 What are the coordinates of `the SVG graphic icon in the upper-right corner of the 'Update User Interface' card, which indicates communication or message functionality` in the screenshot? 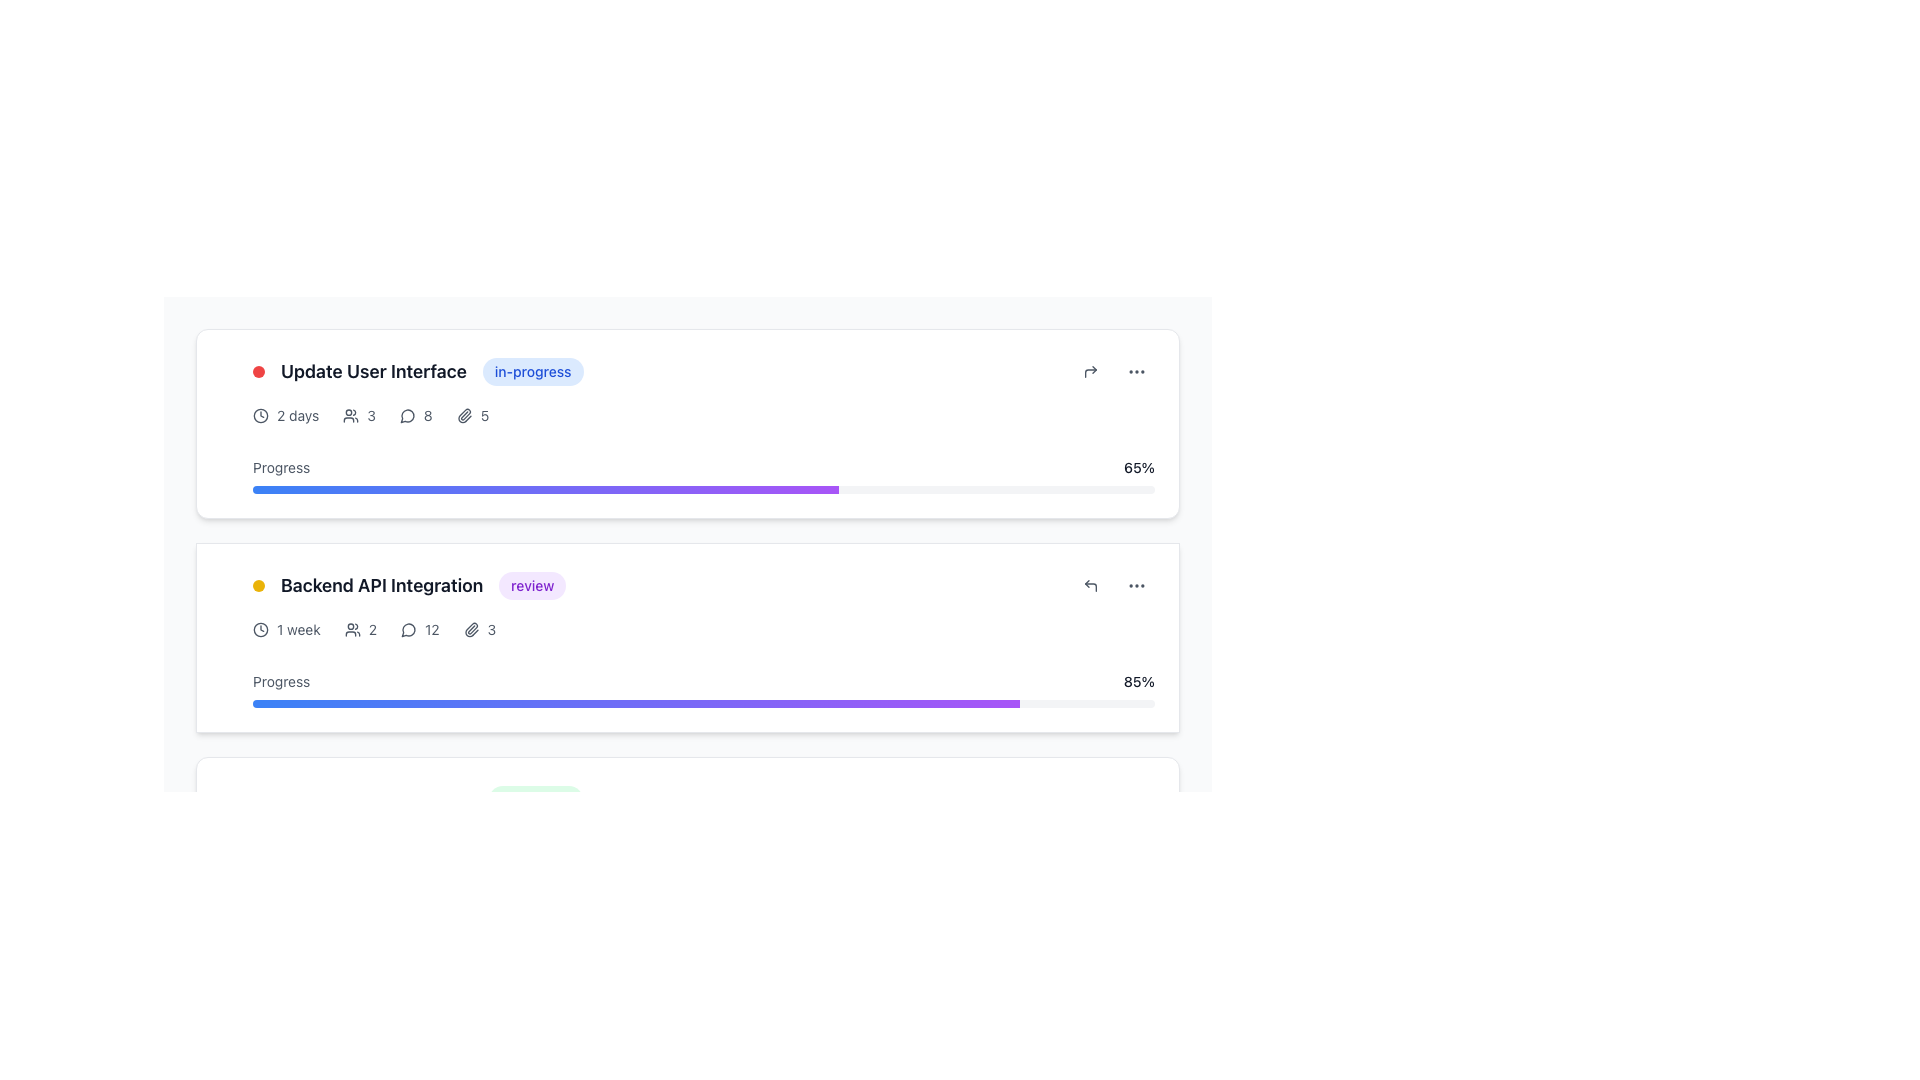 It's located at (407, 630).